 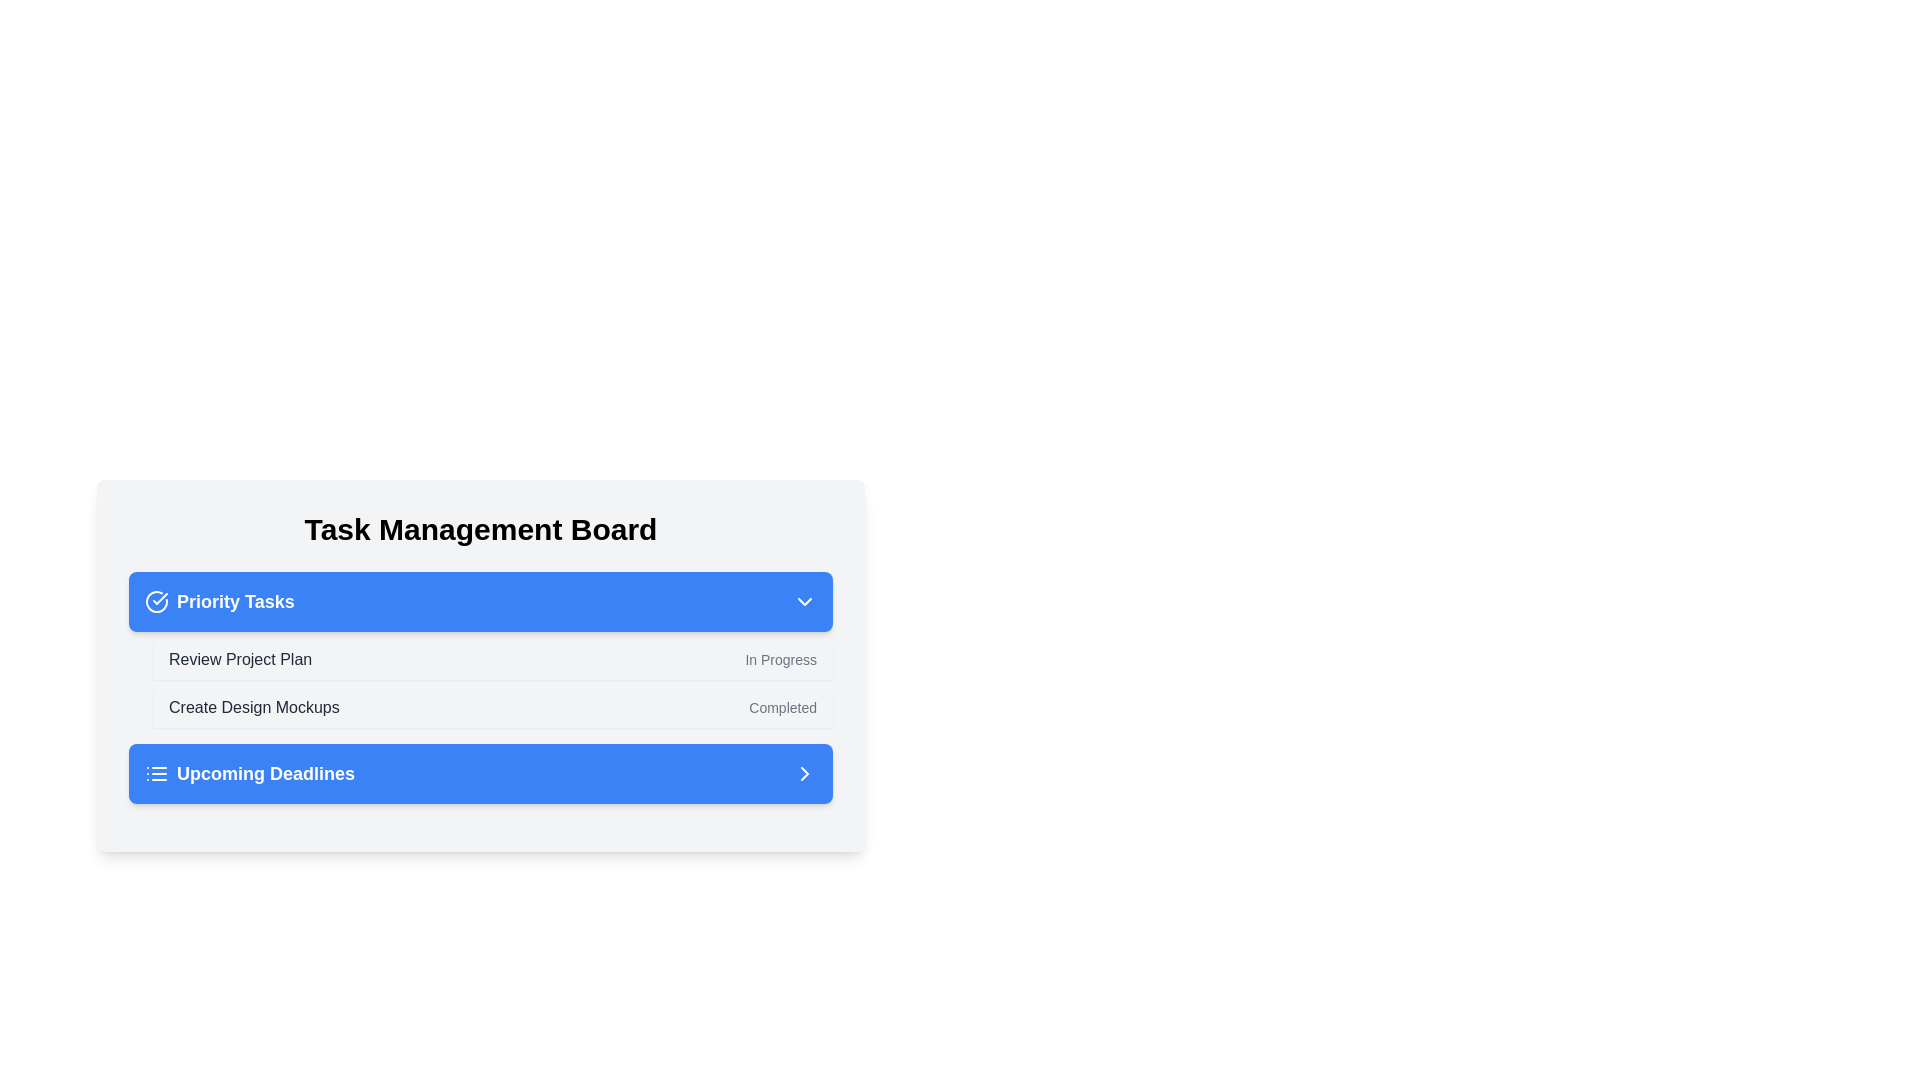 What do you see at coordinates (805, 773) in the screenshot?
I see `the chevron icon located on the right side of the blue section header in the 'Upcoming Deadlines' section of the Task Management Board interface` at bounding box center [805, 773].